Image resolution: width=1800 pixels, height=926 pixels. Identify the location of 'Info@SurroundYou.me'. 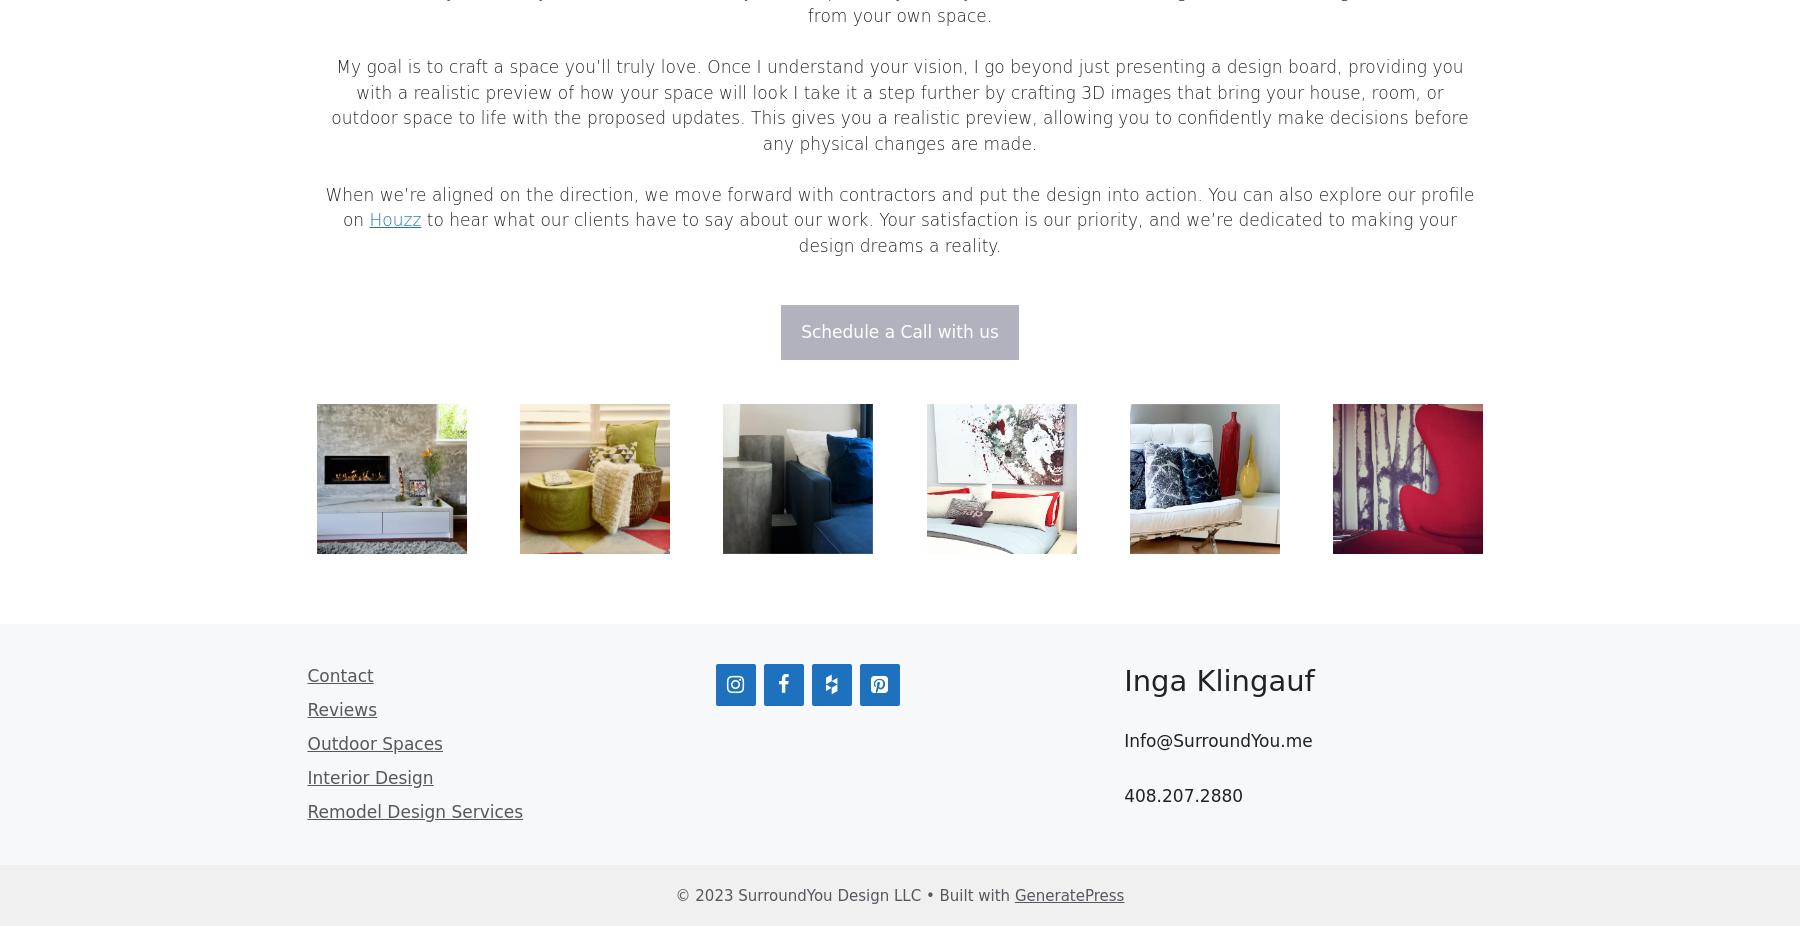
(1217, 739).